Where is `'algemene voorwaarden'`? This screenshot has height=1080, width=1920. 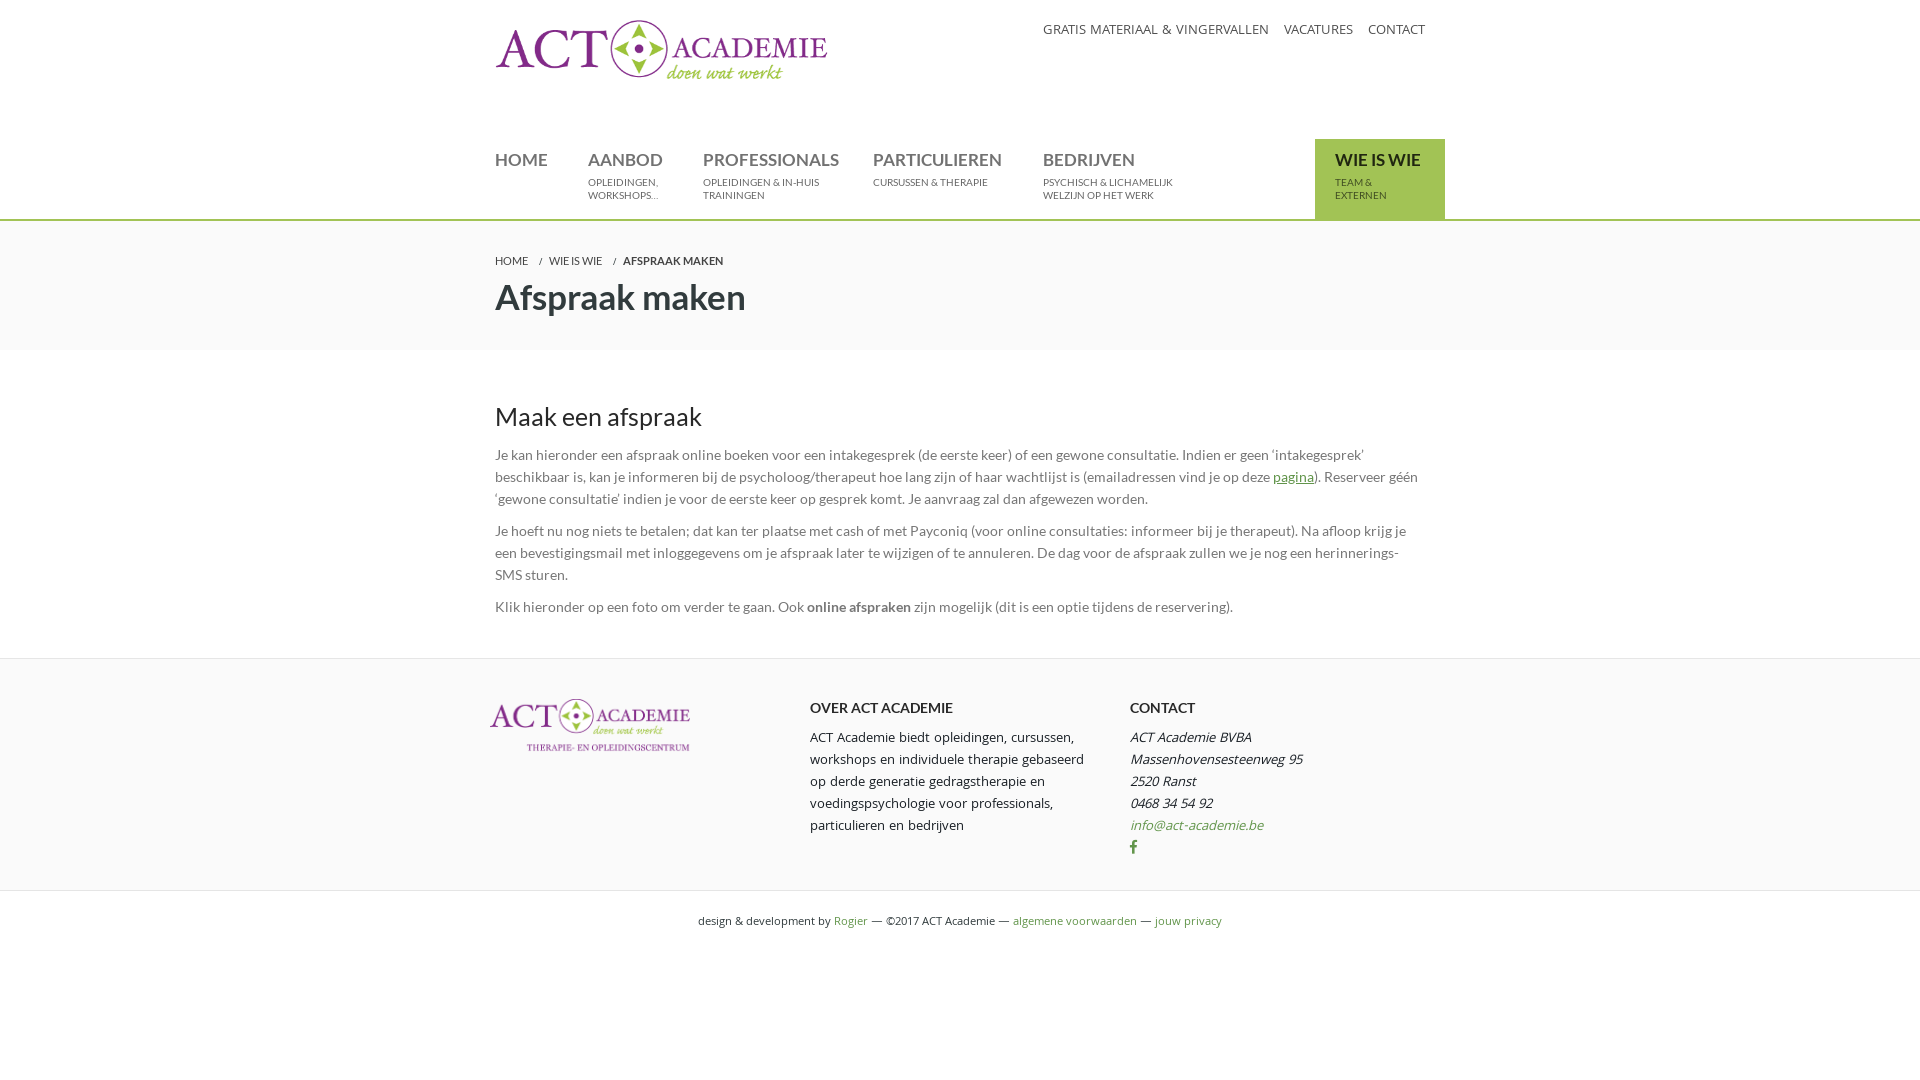 'algemene voorwaarden' is located at coordinates (1074, 922).